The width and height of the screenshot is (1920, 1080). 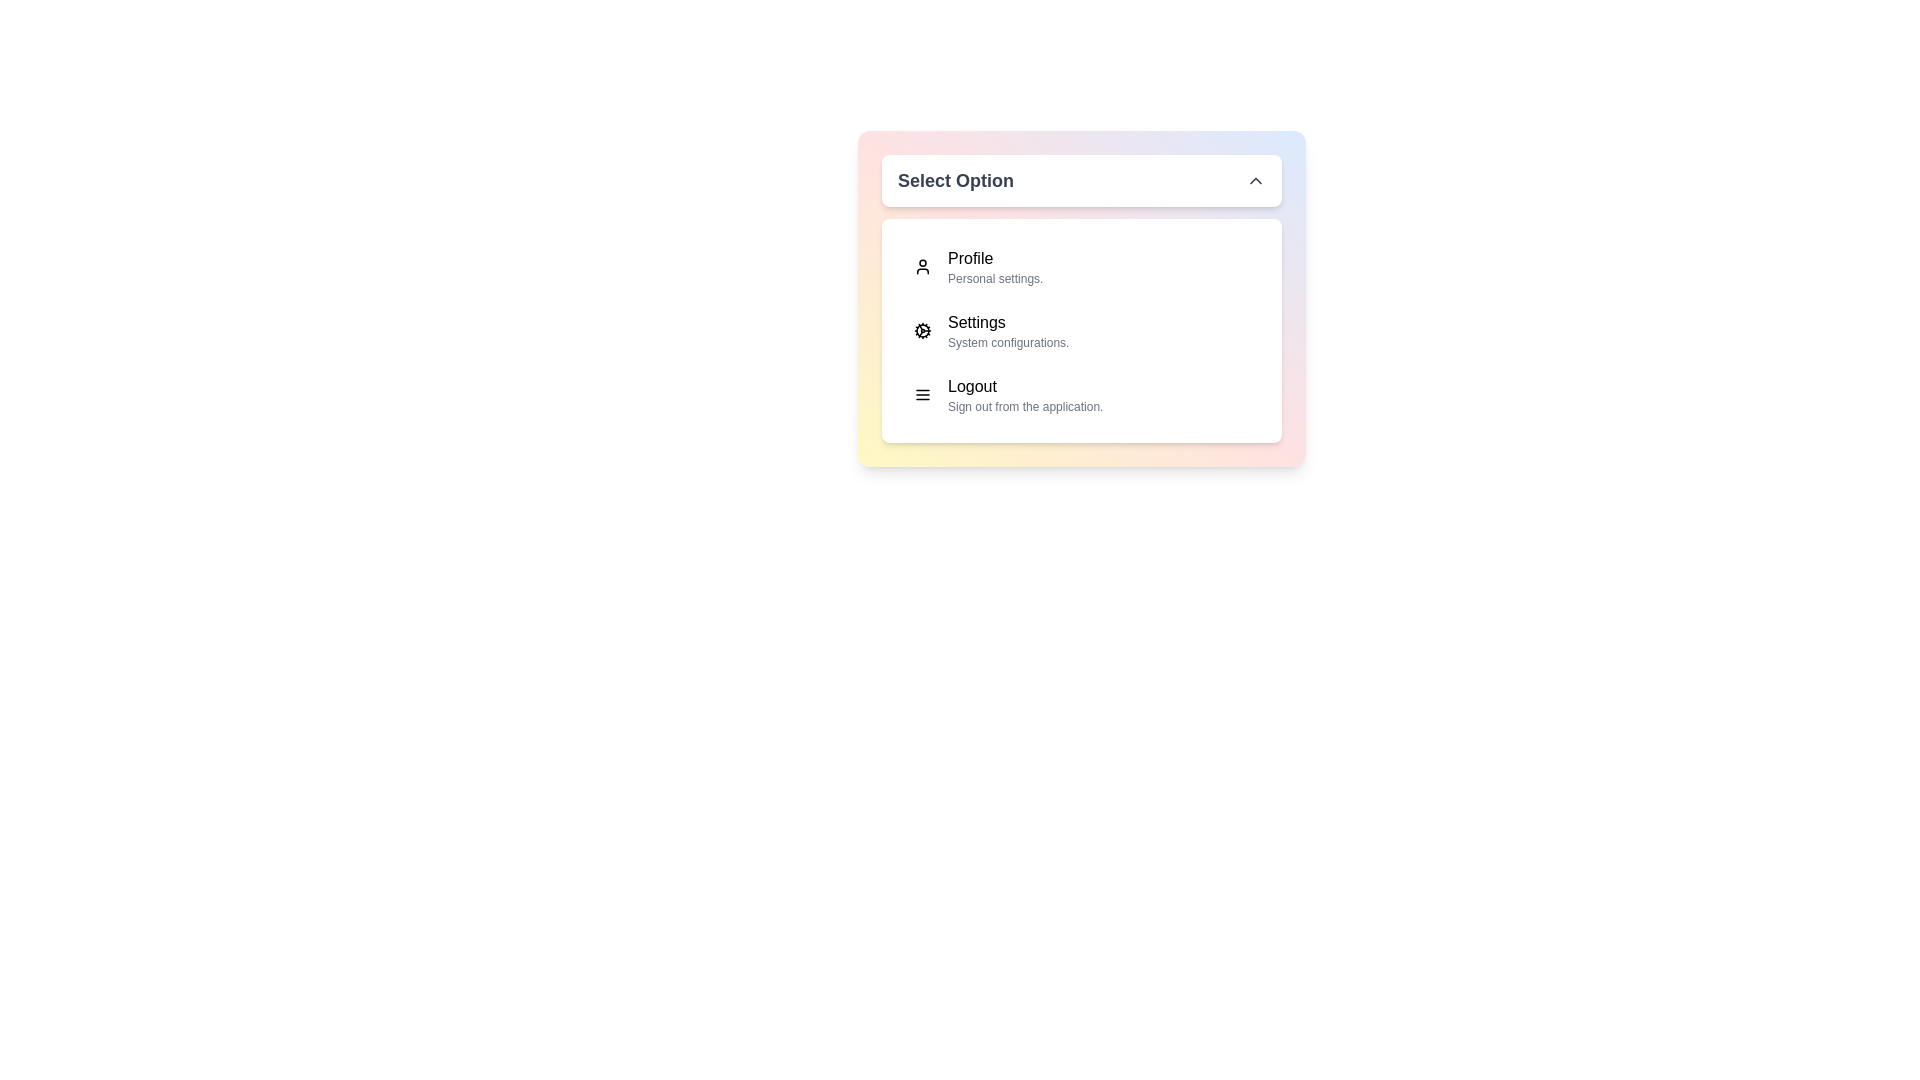 I want to click on the menu item corresponding to Logout to select it, so click(x=1080, y=394).